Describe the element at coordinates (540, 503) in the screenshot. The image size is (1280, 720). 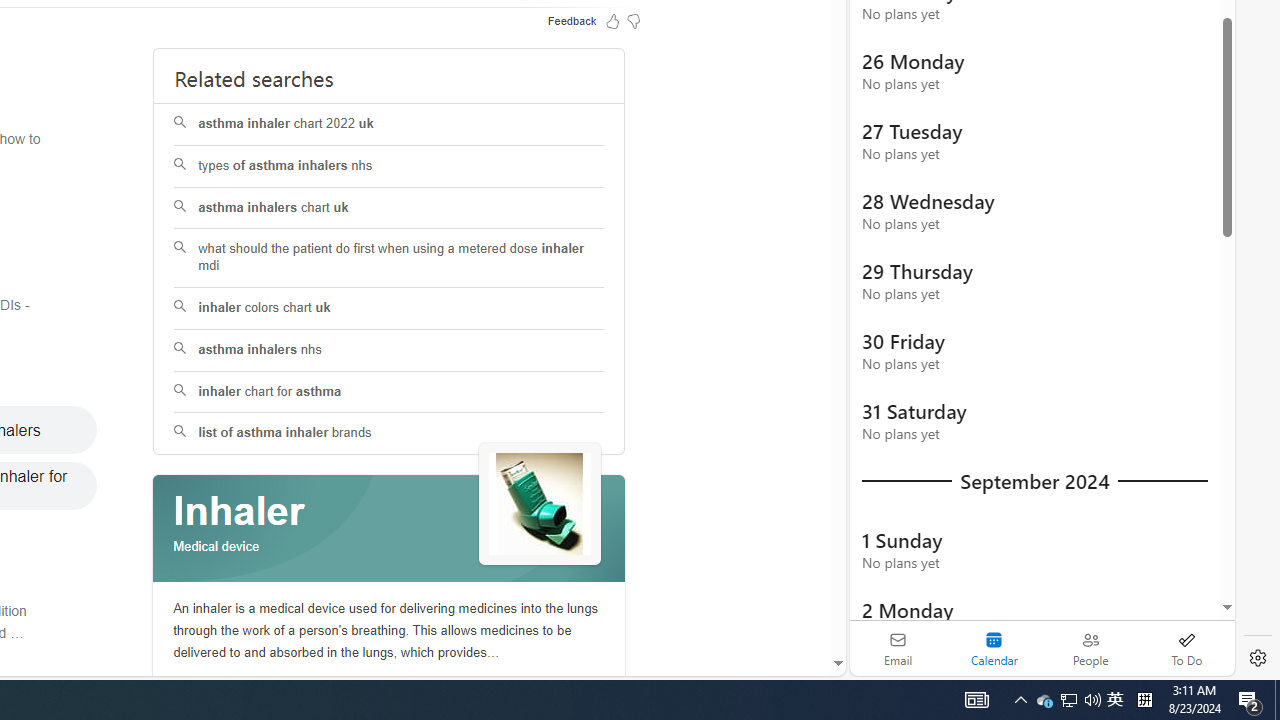
I see `'See more images of Inhaler'` at that location.